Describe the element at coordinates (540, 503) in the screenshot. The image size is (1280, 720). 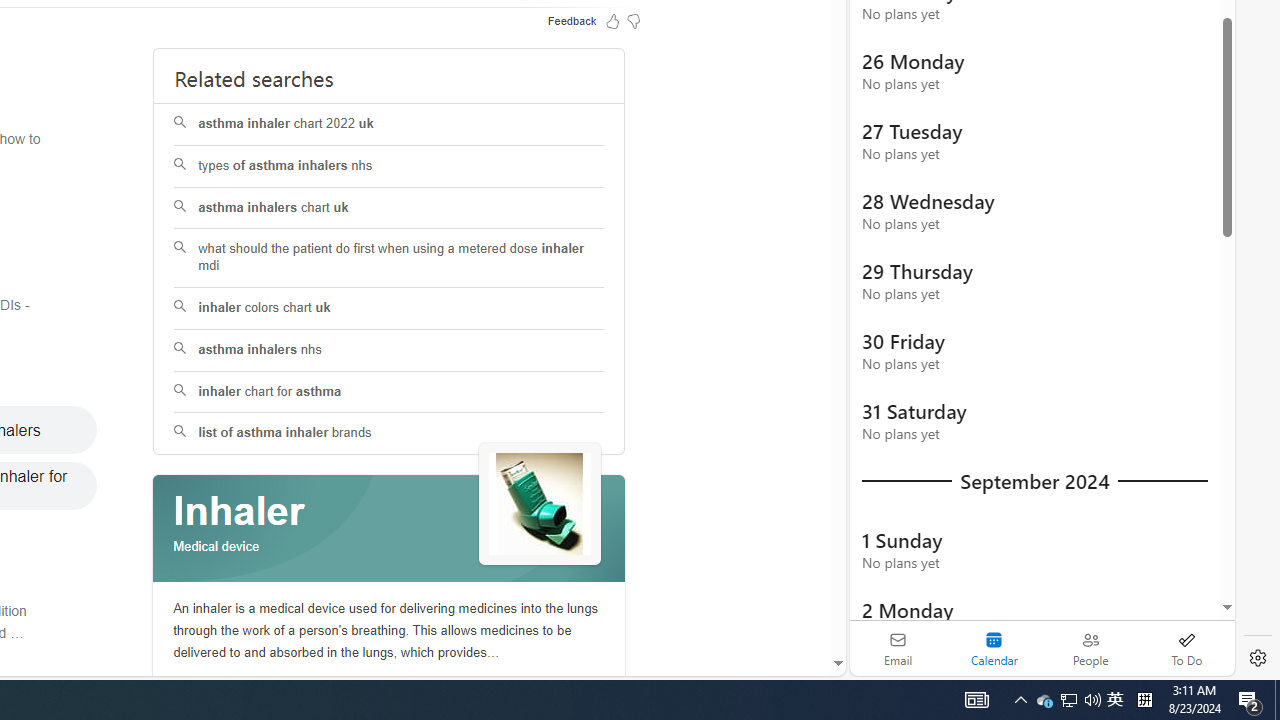
I see `'See more images of Inhaler'` at that location.